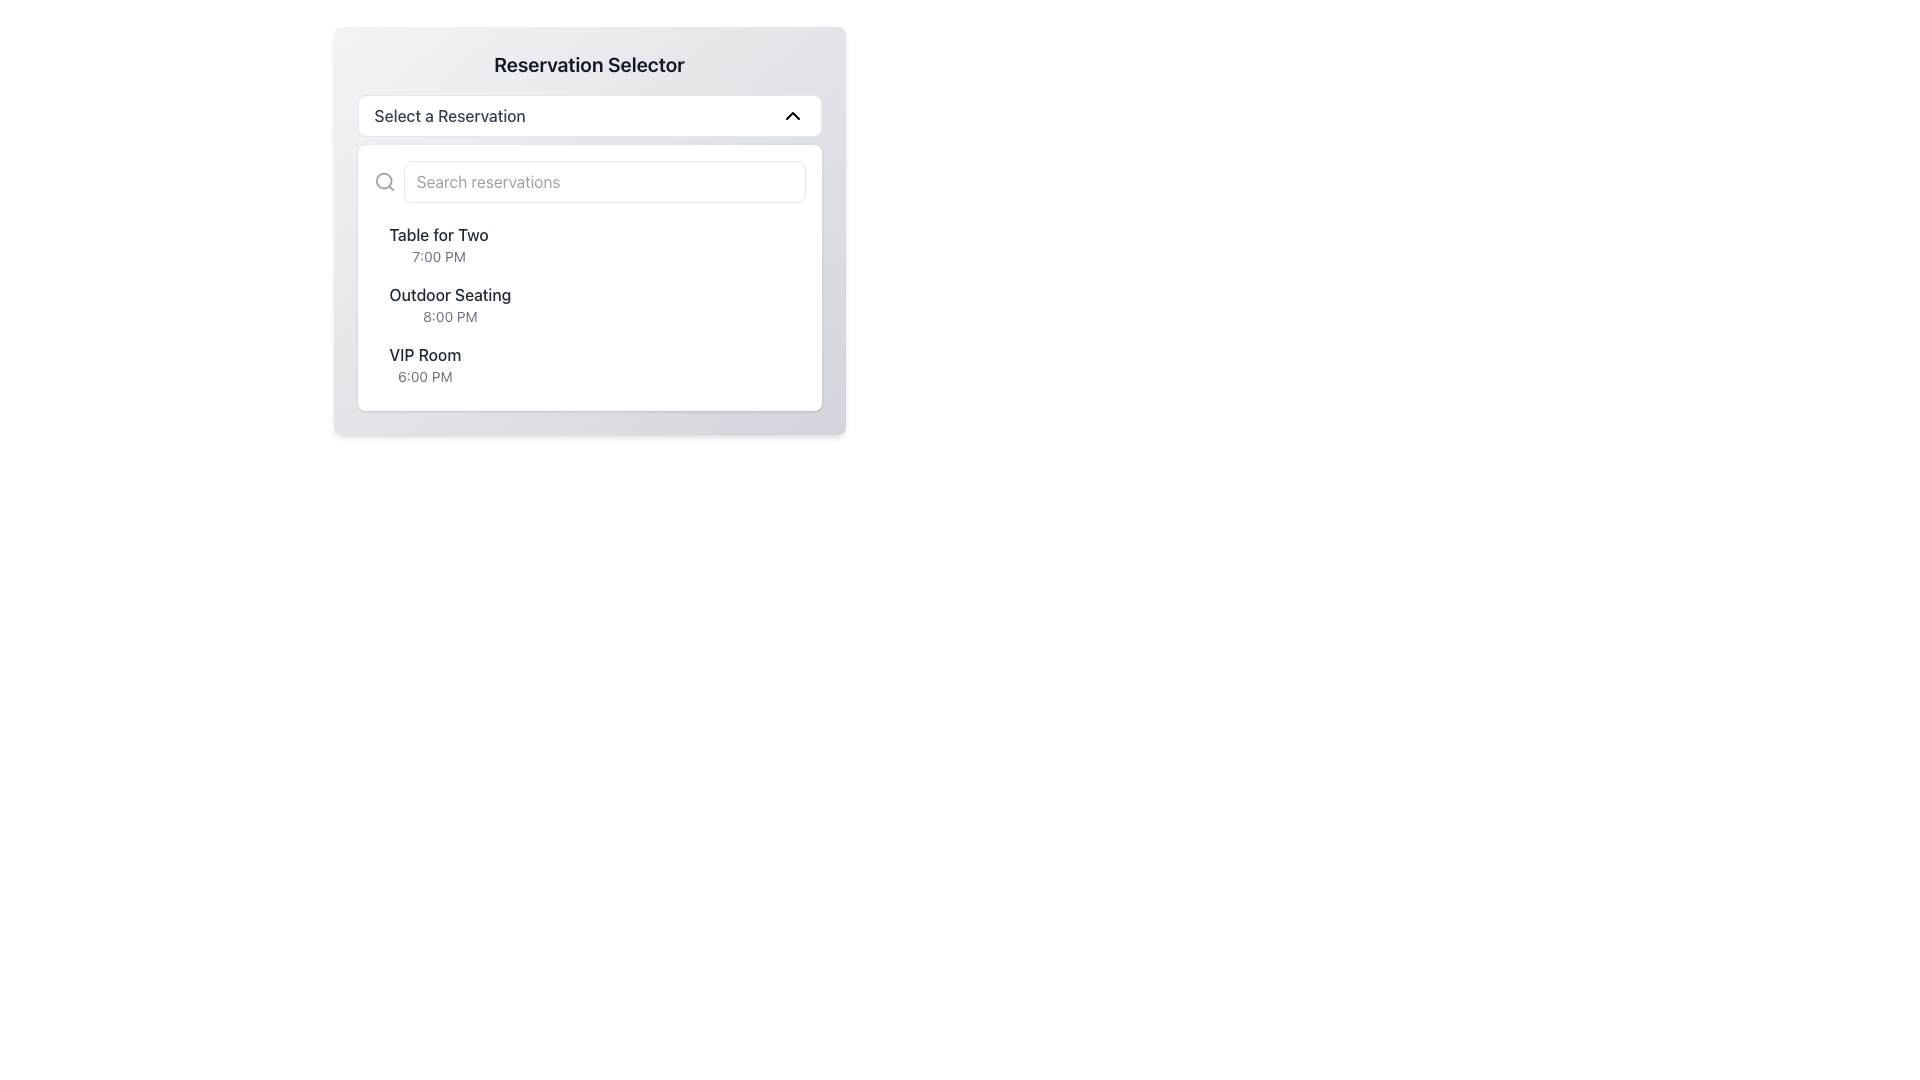 The height and width of the screenshot is (1080, 1920). I want to click on the second list item for outdoor seating reservation at 8:00 PM, so click(449, 304).